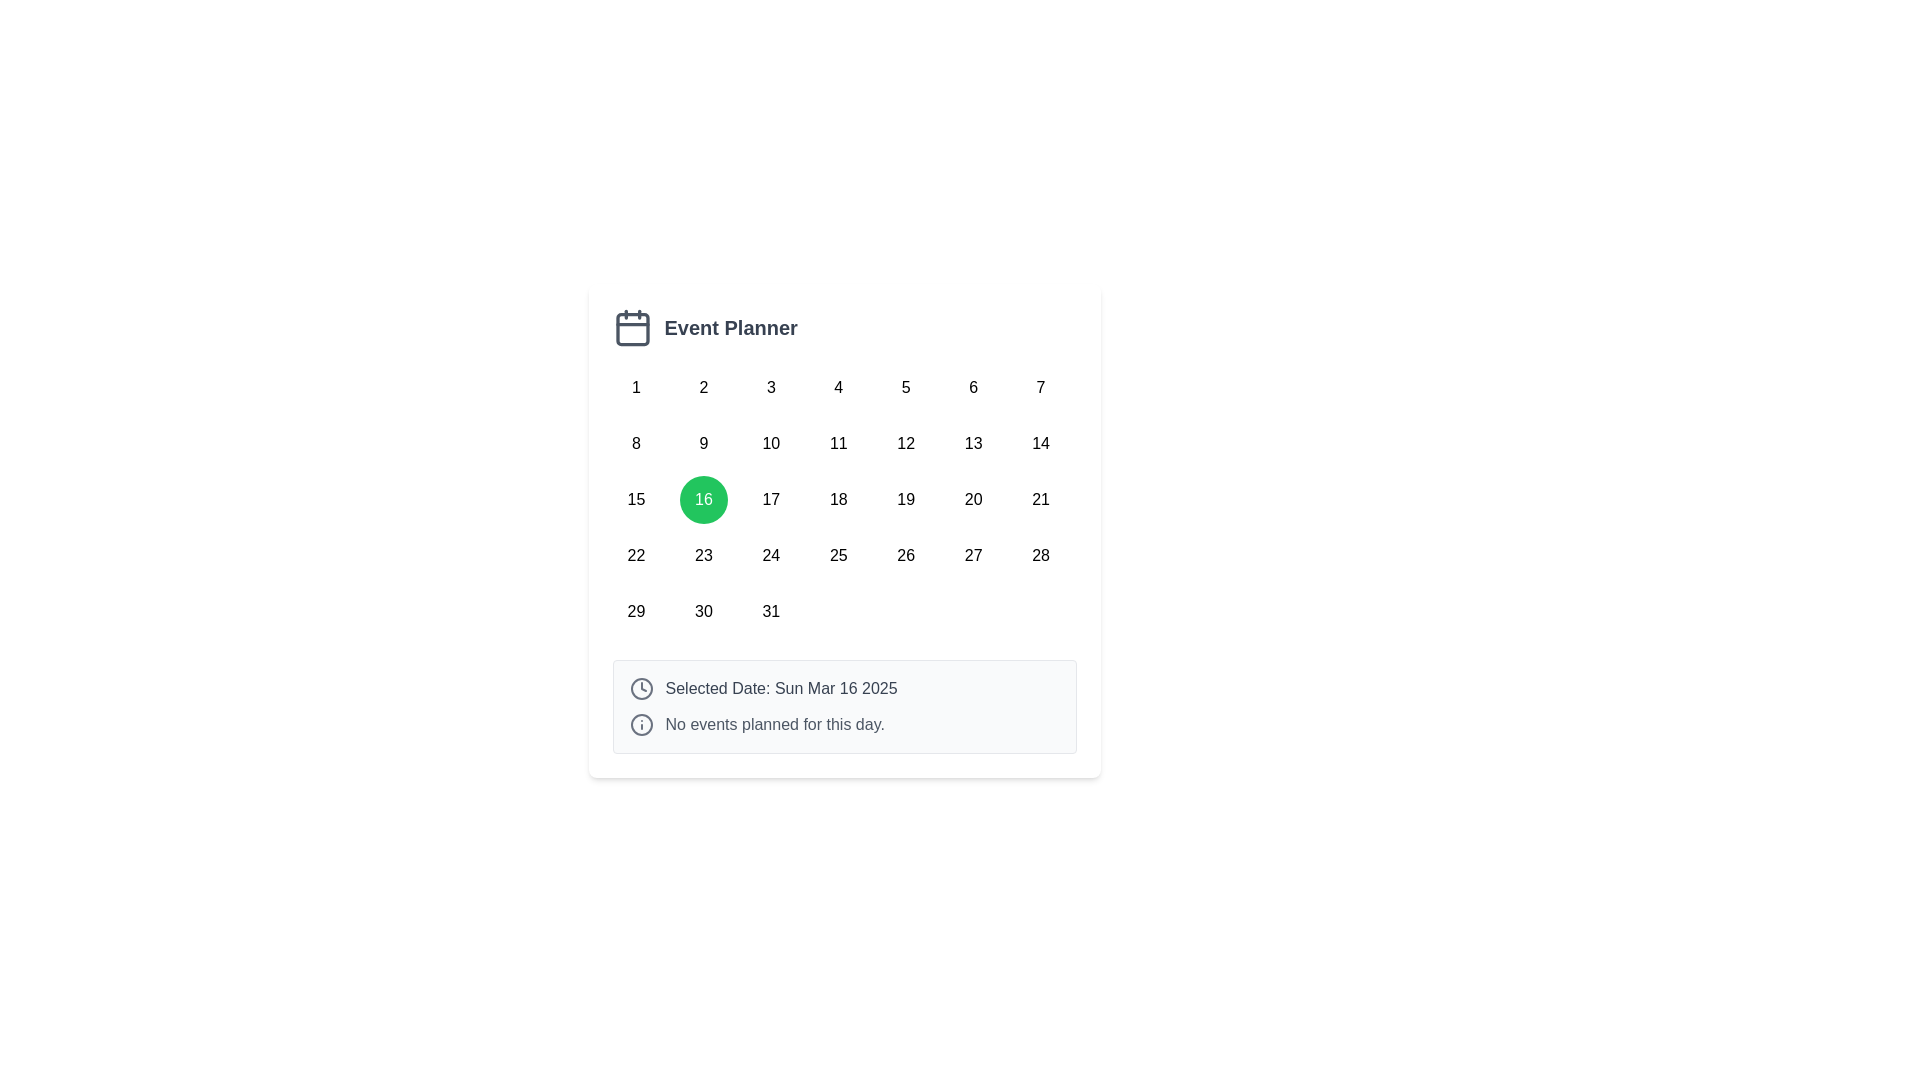 The width and height of the screenshot is (1920, 1080). I want to click on the circular button labeled '21', so click(1040, 499).